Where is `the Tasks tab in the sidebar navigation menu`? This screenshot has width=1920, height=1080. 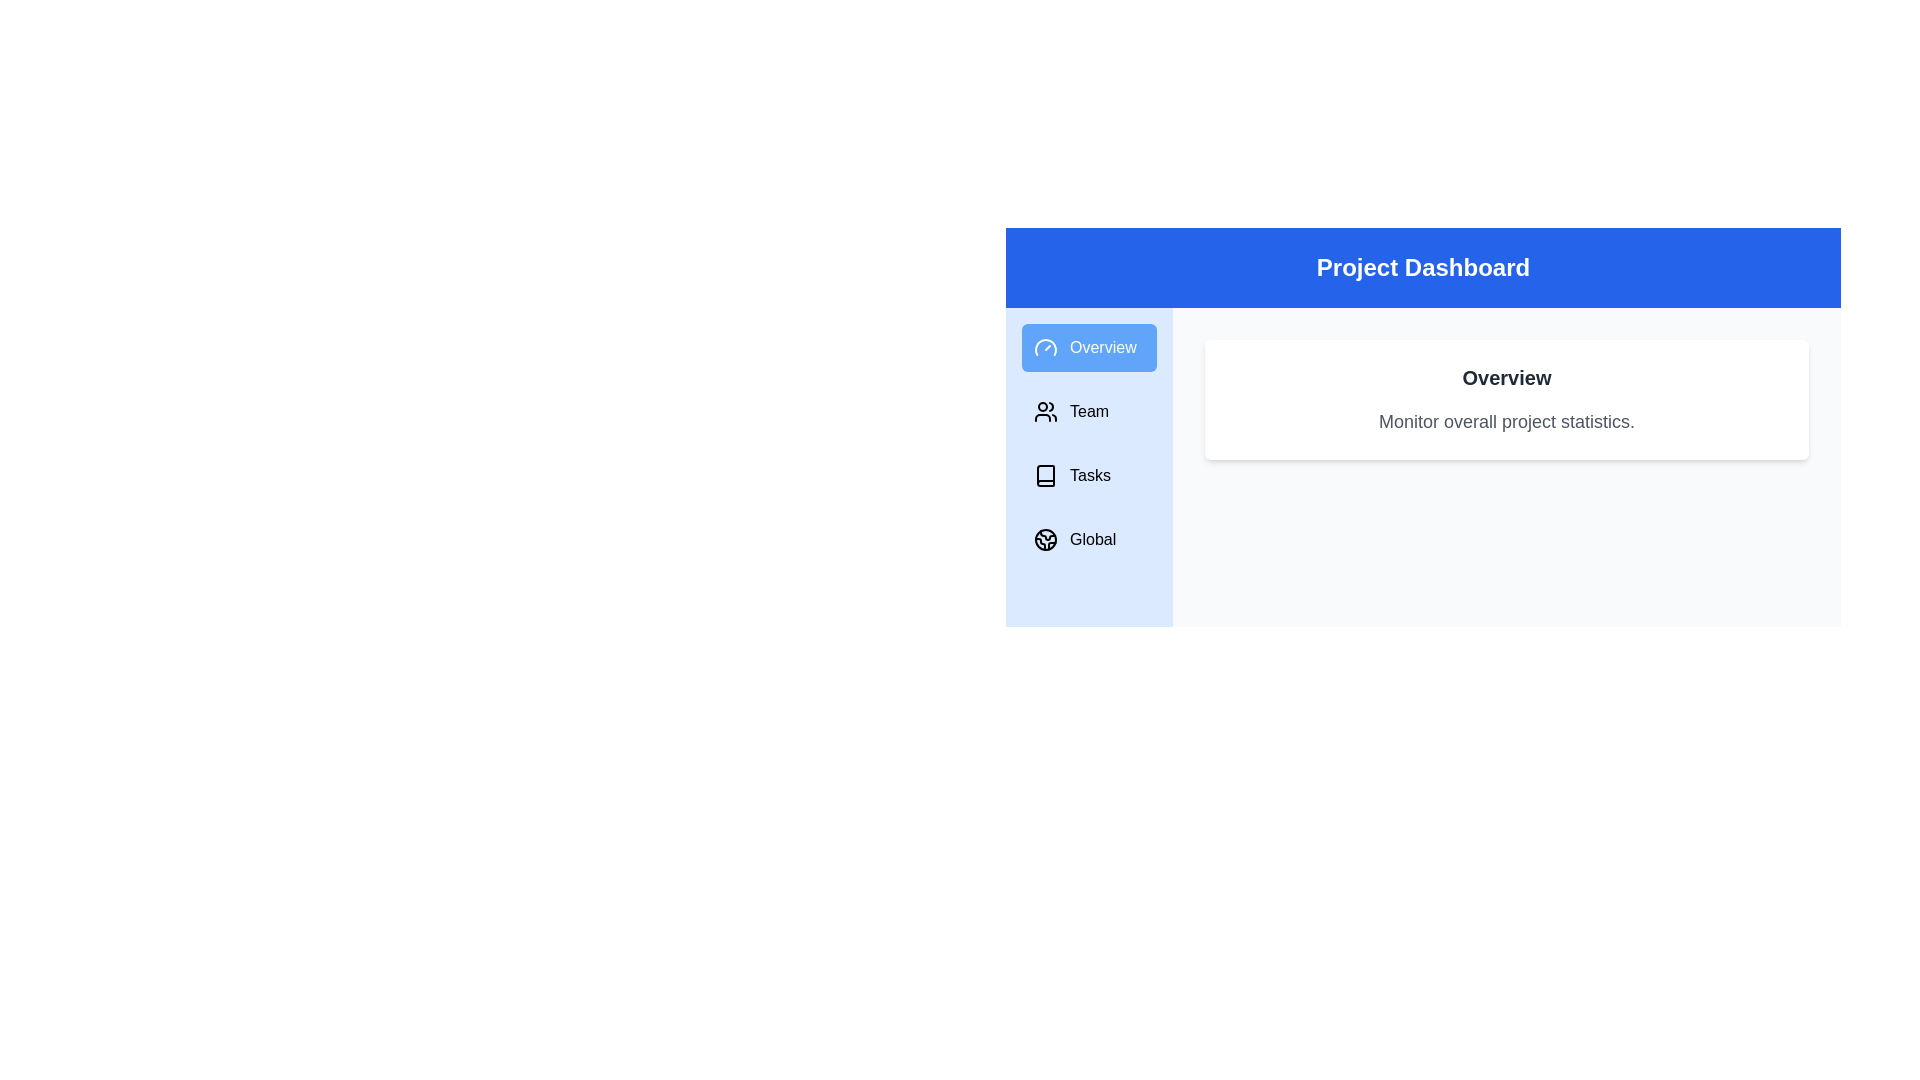
the Tasks tab in the sidebar navigation menu is located at coordinates (1088, 475).